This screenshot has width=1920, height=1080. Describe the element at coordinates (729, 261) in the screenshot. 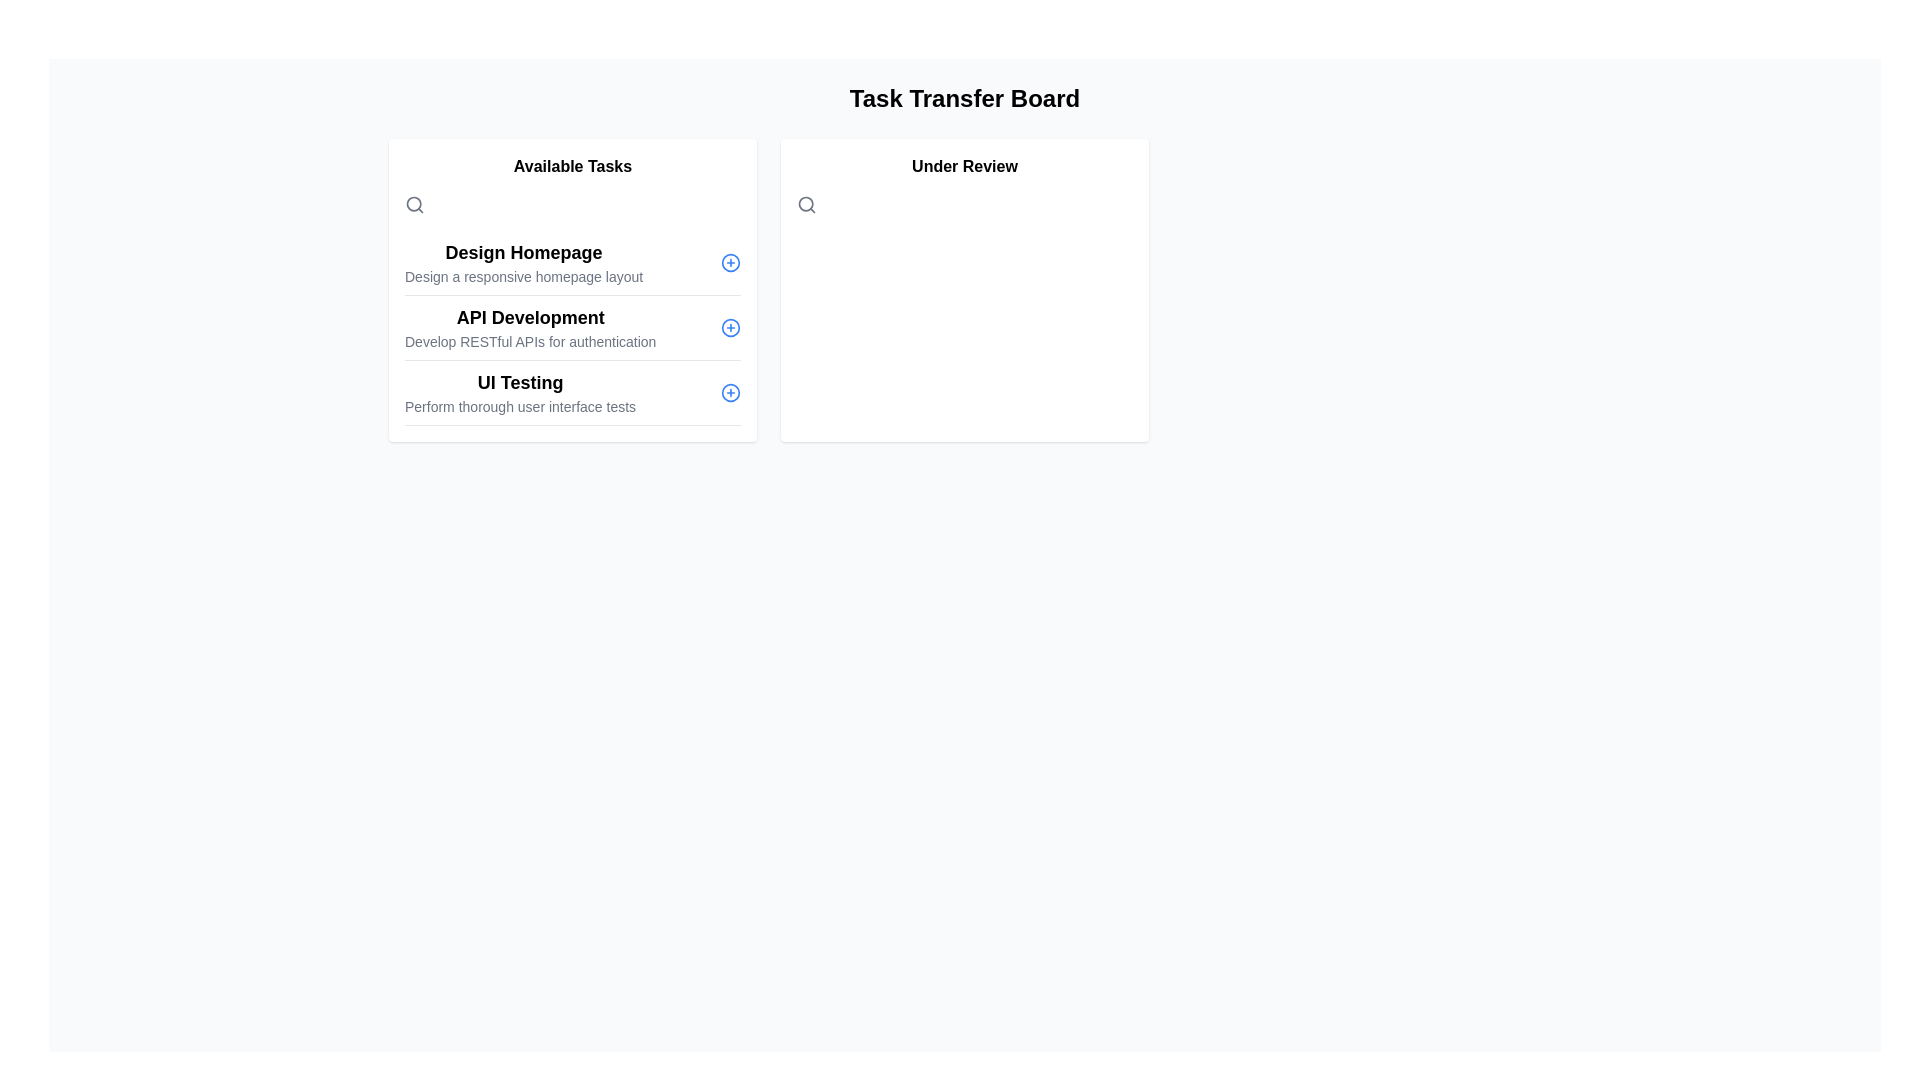

I see `the circular icon associated with the 'Design Homepage' task in the 'Available Tasks' panel of the 'Task Transfer Board' interface` at that location.